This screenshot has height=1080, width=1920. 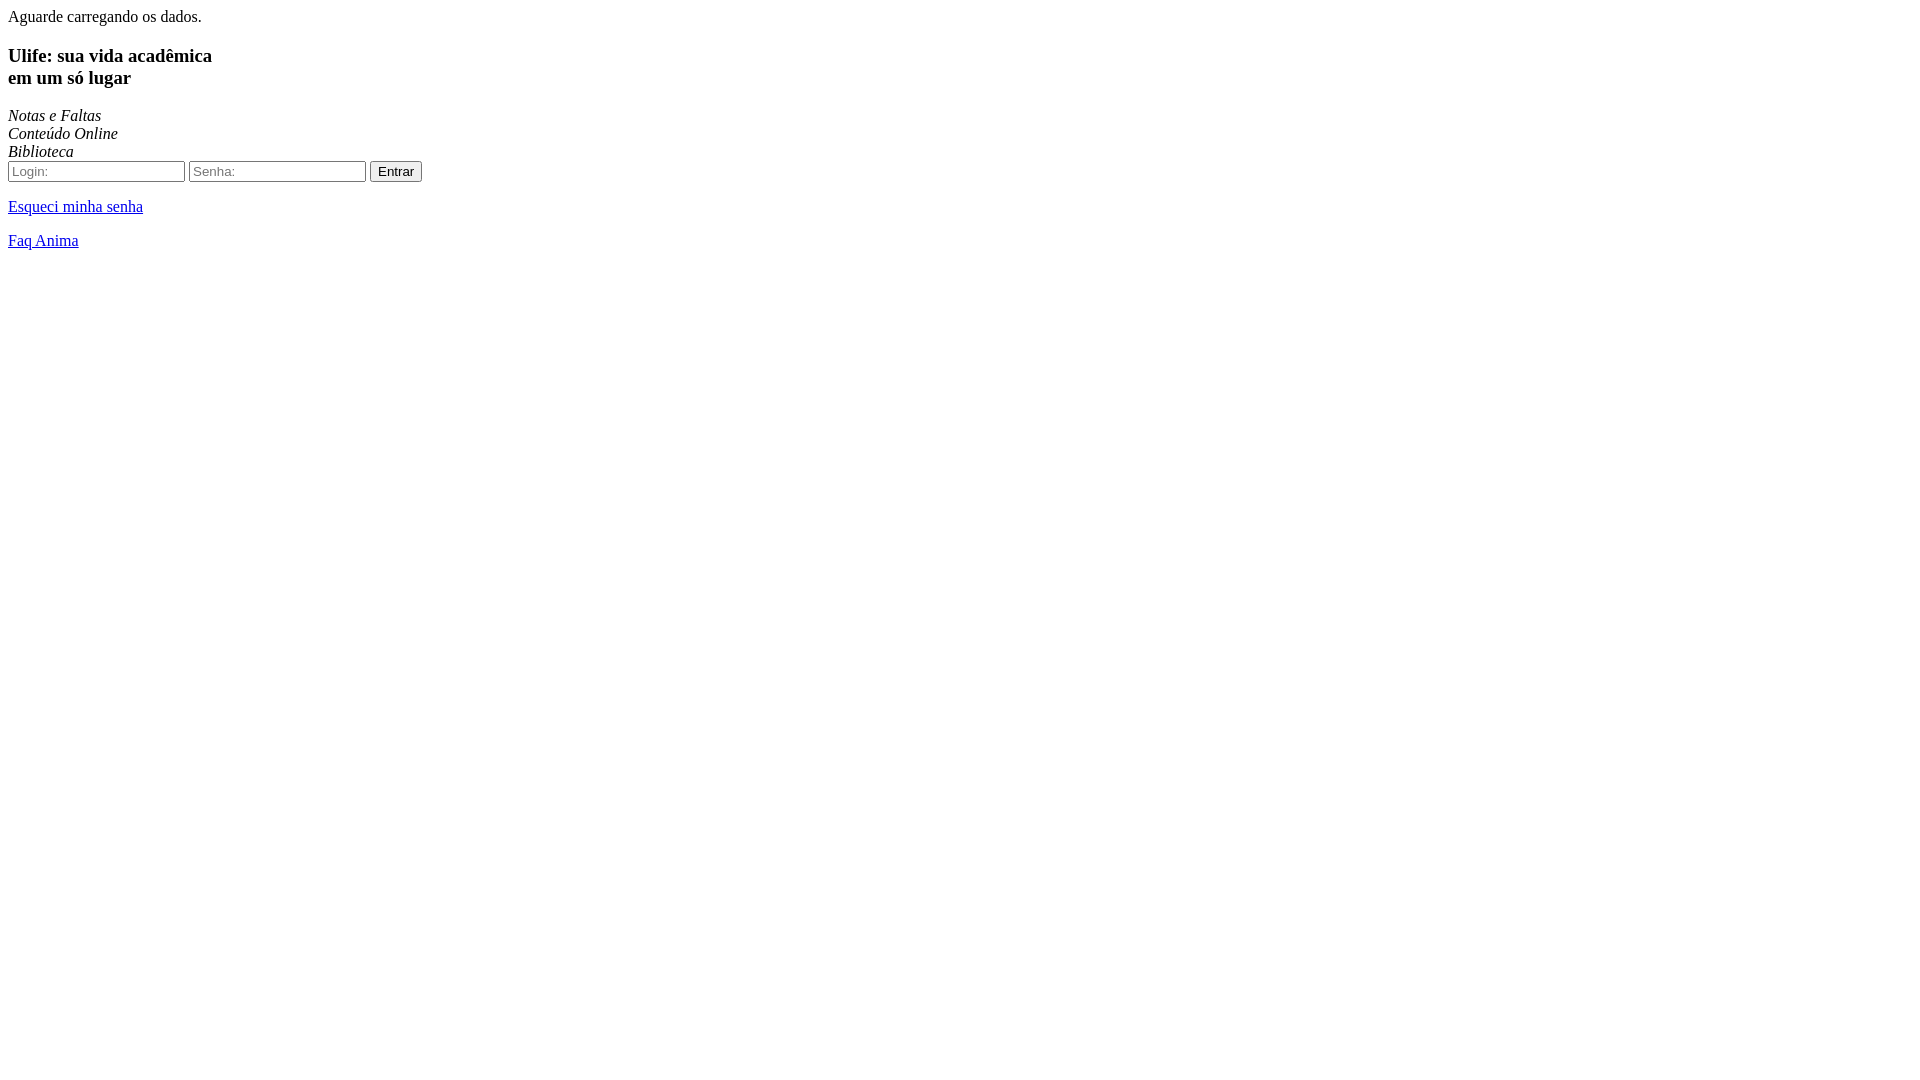 I want to click on 'Esqueci minha senha', so click(x=75, y=206).